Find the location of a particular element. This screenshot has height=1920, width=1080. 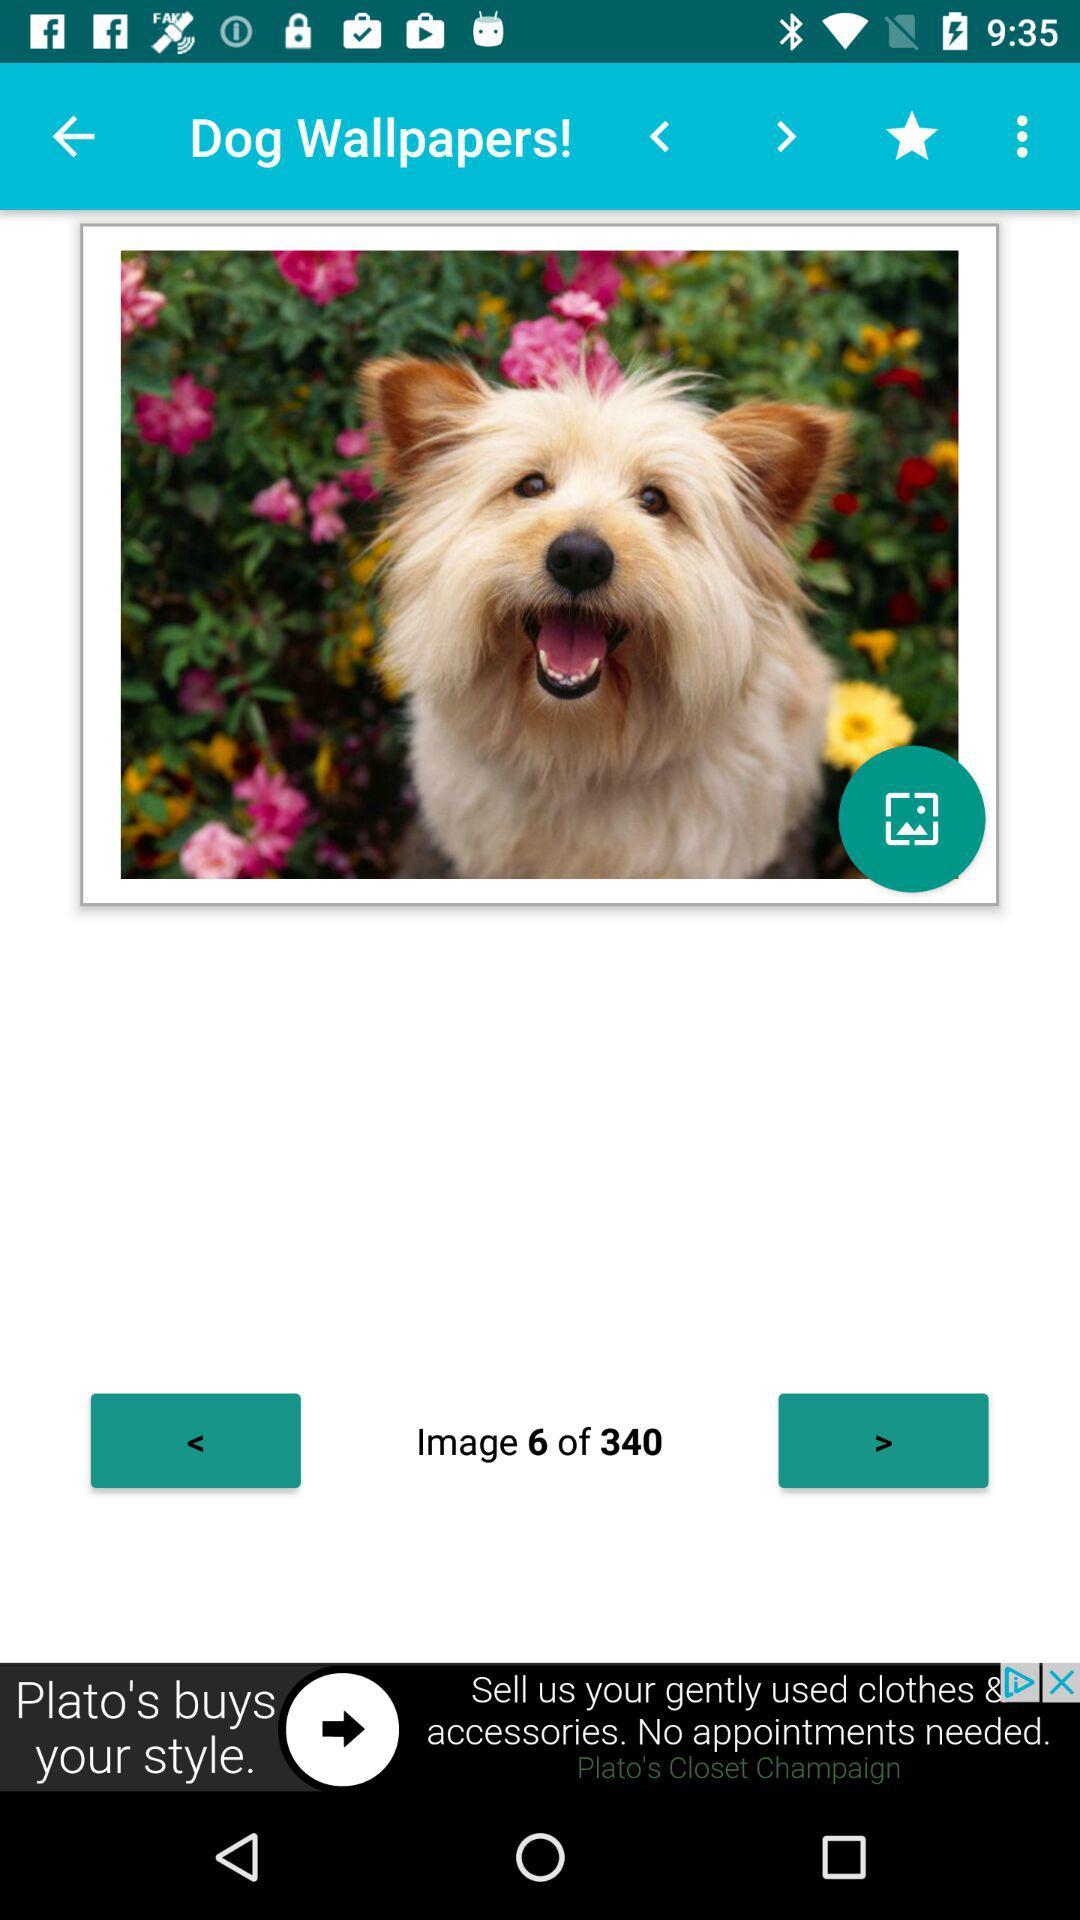

the wallpaper icon is located at coordinates (911, 819).